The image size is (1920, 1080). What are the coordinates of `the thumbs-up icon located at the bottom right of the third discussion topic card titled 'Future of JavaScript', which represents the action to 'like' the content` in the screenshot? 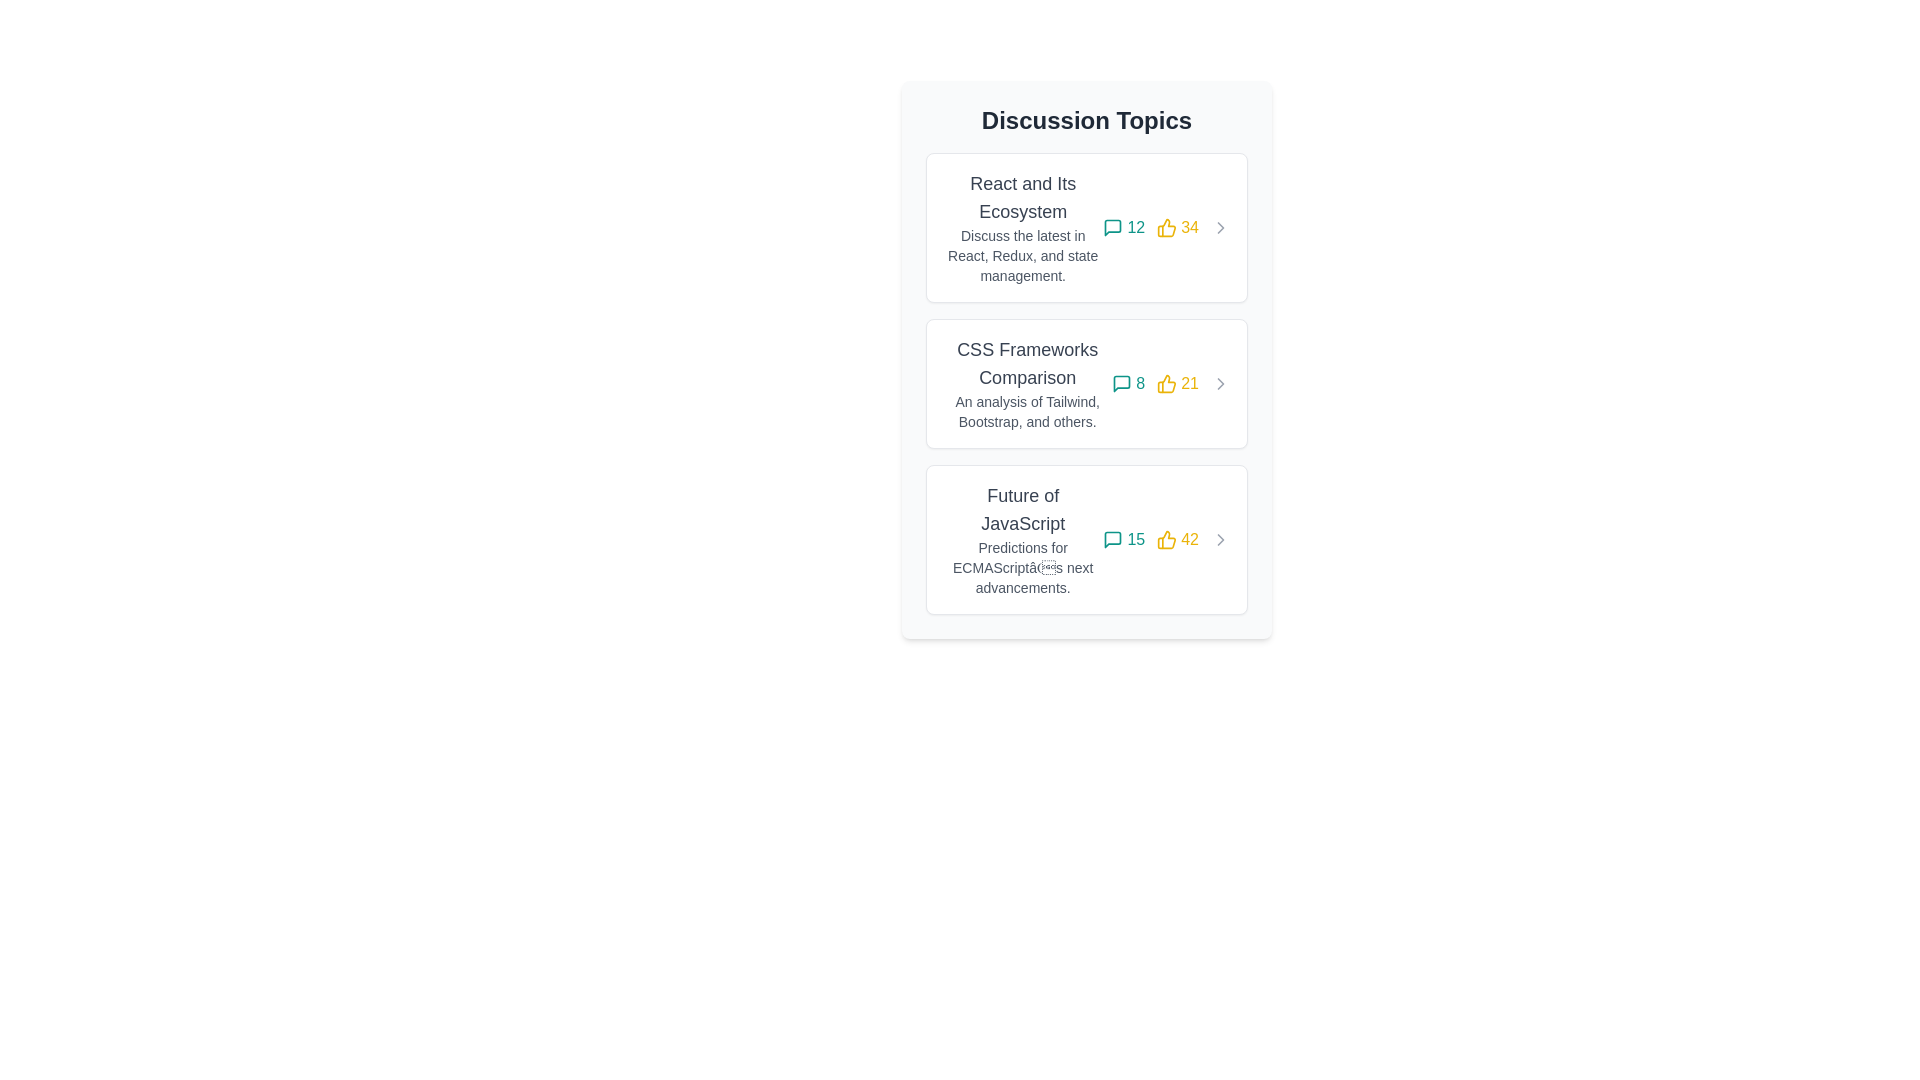 It's located at (1167, 540).